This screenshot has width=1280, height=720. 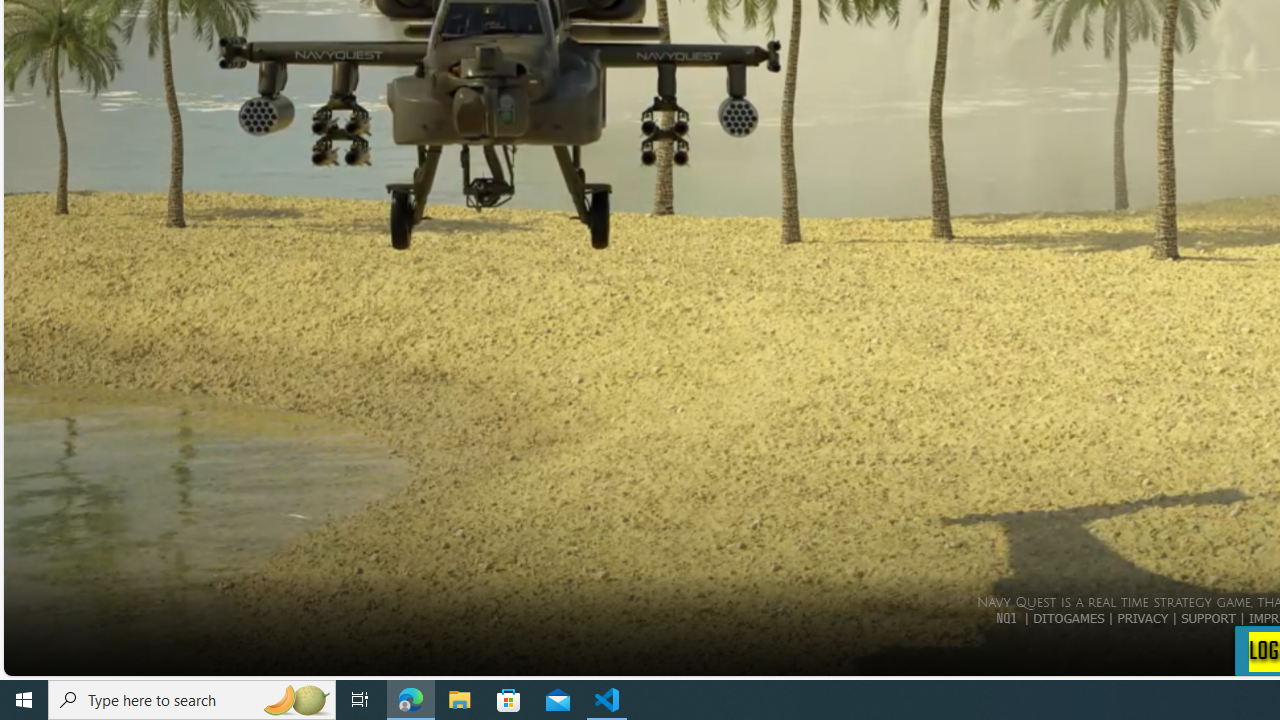 I want to click on 'PRIVACY', so click(x=1143, y=616).